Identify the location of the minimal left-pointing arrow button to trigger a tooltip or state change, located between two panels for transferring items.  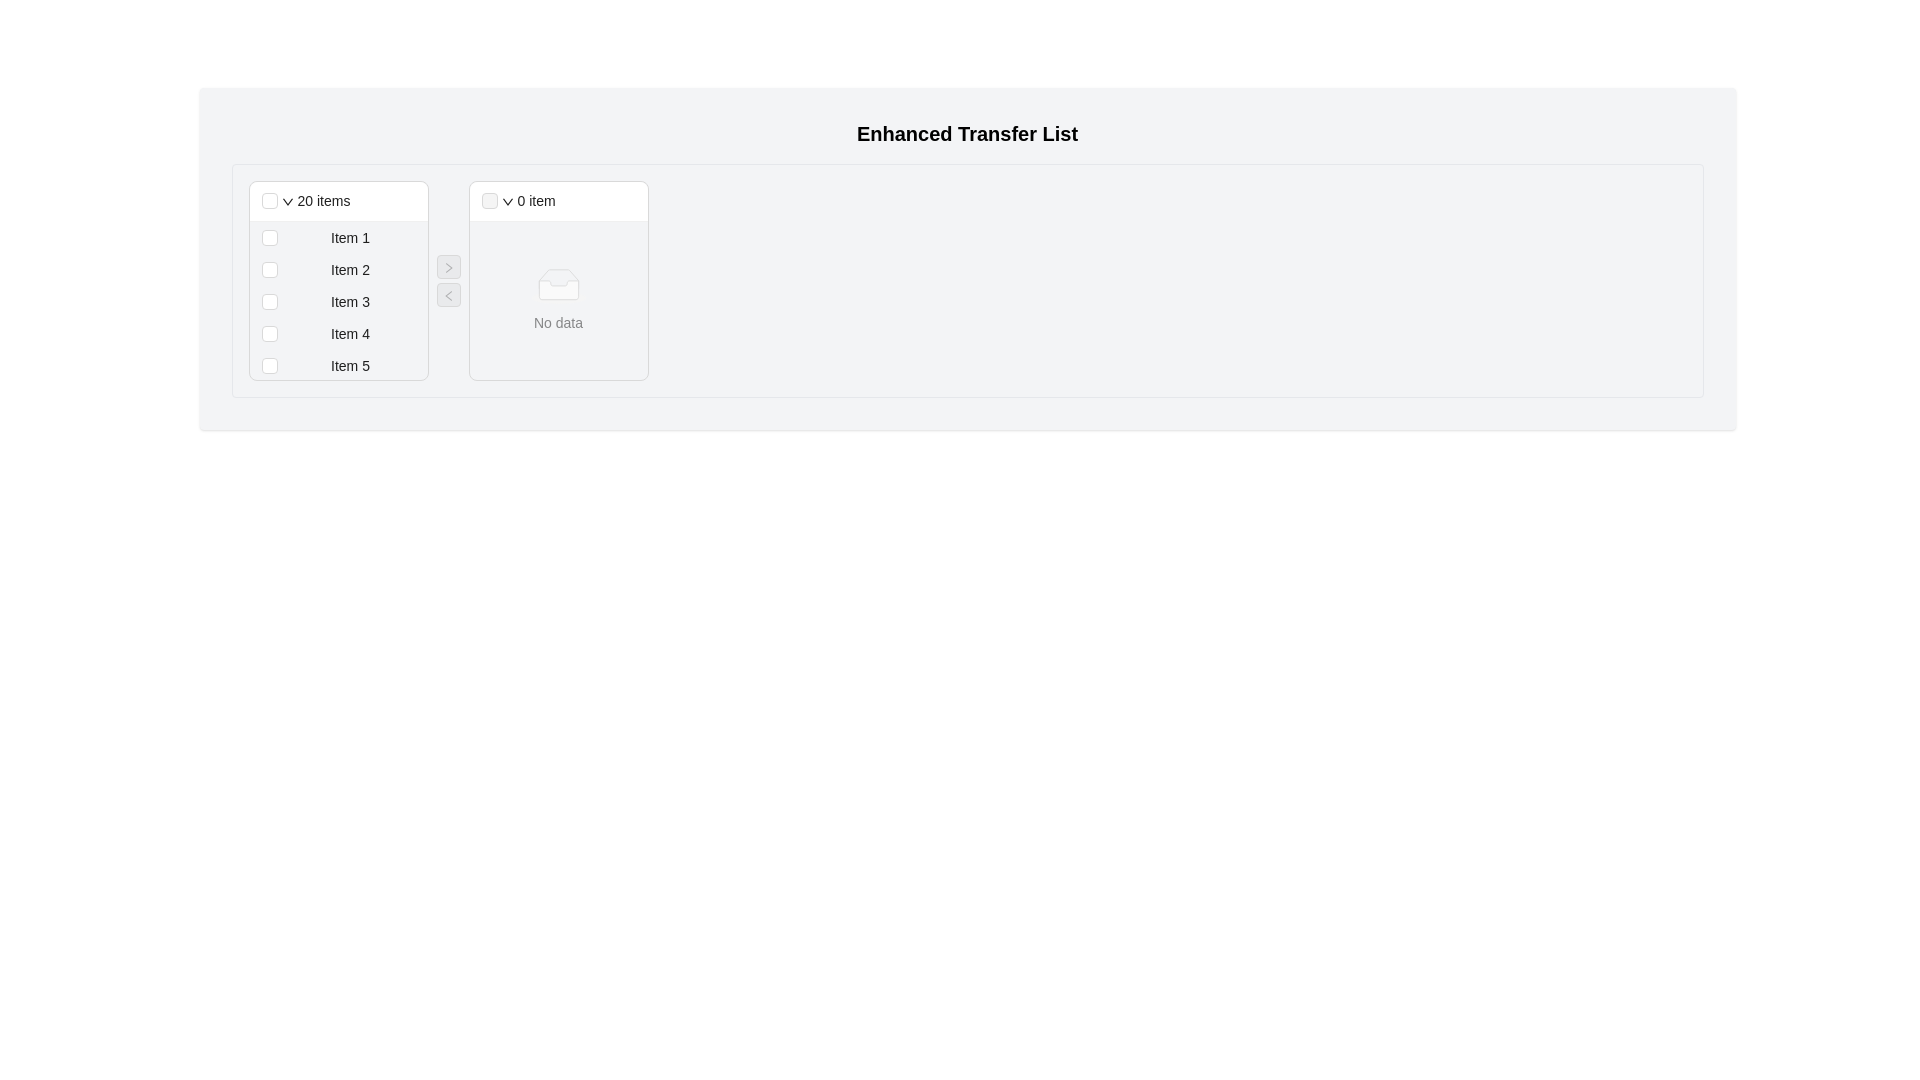
(447, 294).